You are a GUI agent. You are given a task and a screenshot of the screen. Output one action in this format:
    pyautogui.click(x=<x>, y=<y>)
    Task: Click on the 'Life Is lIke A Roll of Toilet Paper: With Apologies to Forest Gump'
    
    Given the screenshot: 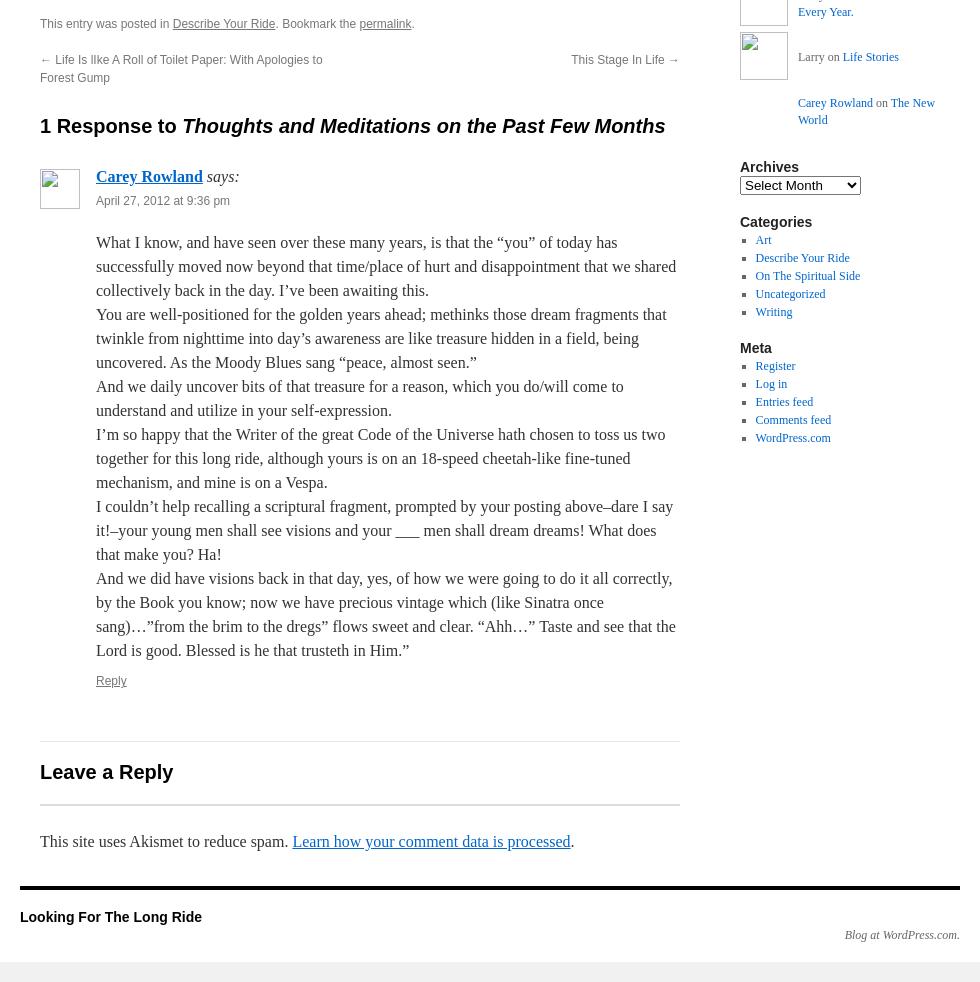 What is the action you would take?
    pyautogui.click(x=181, y=68)
    